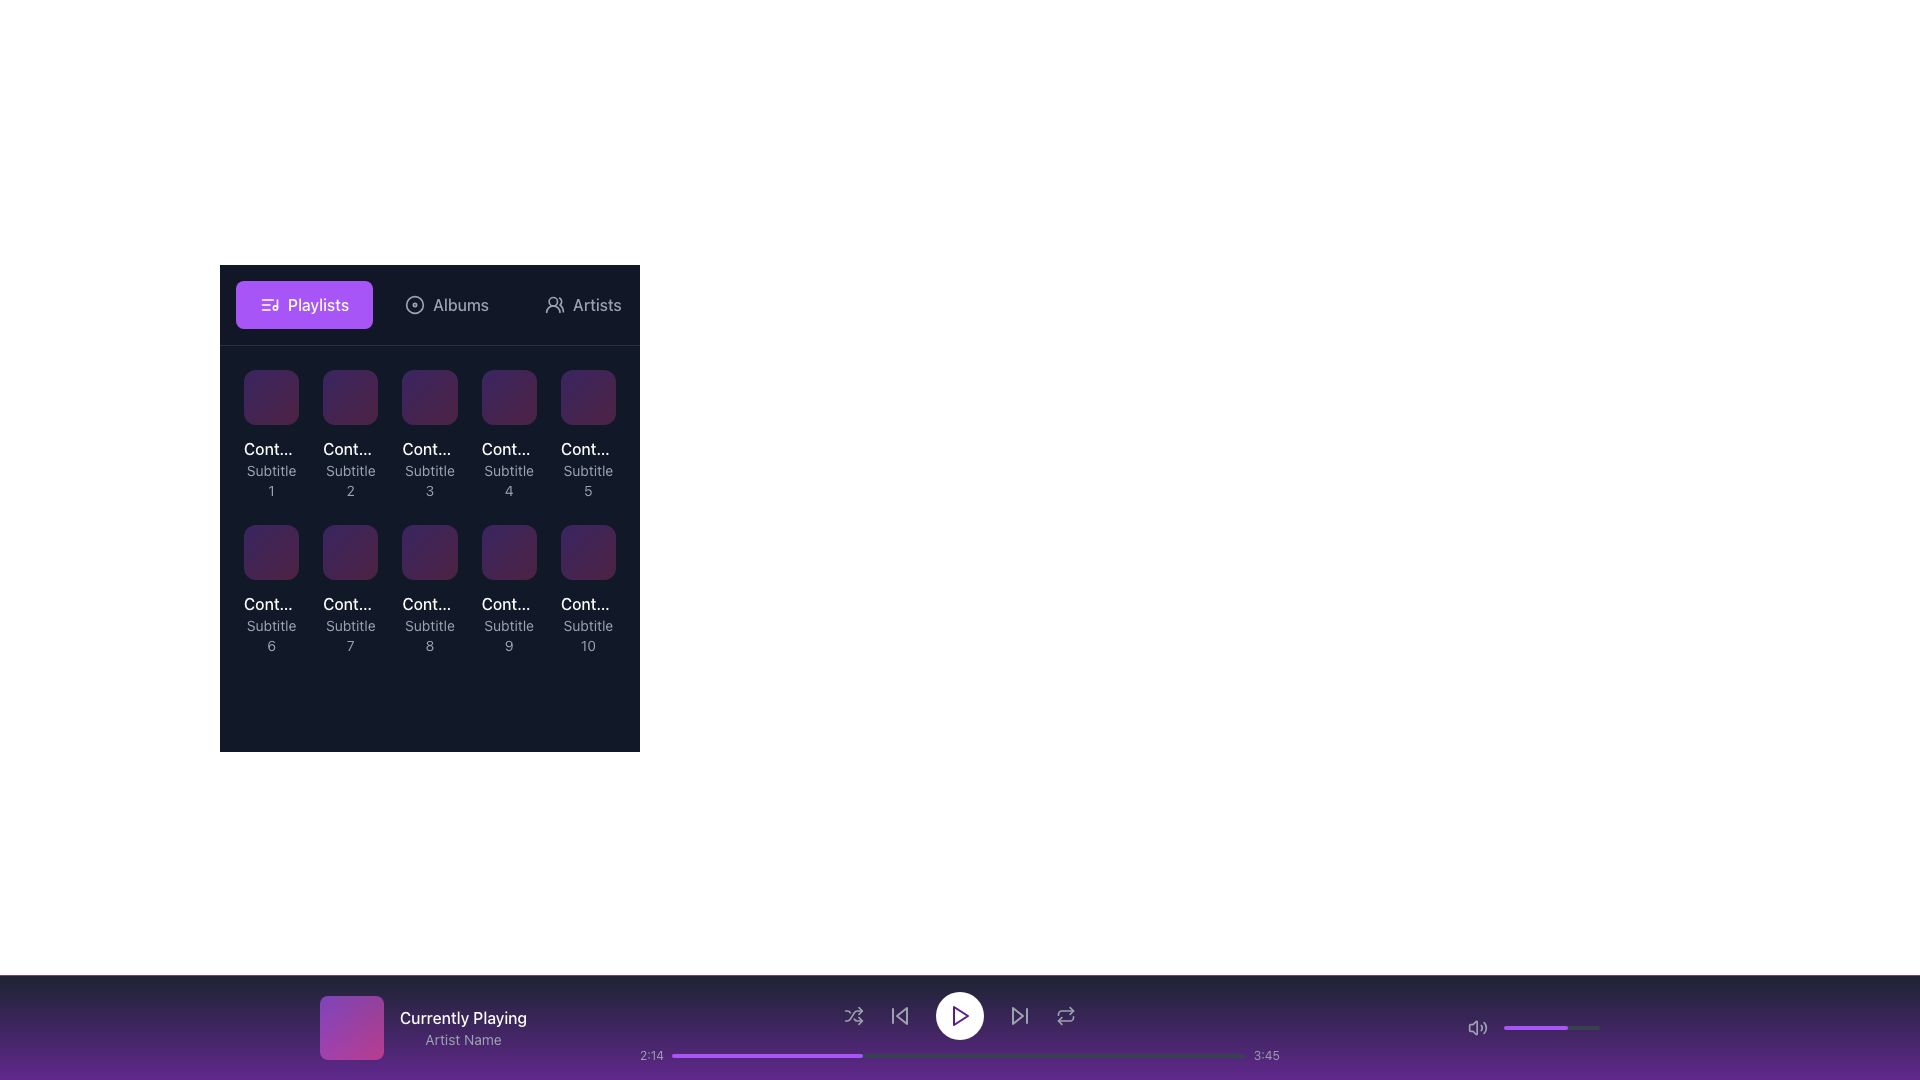 Image resolution: width=1920 pixels, height=1080 pixels. I want to click on the playback position, so click(1133, 1055).